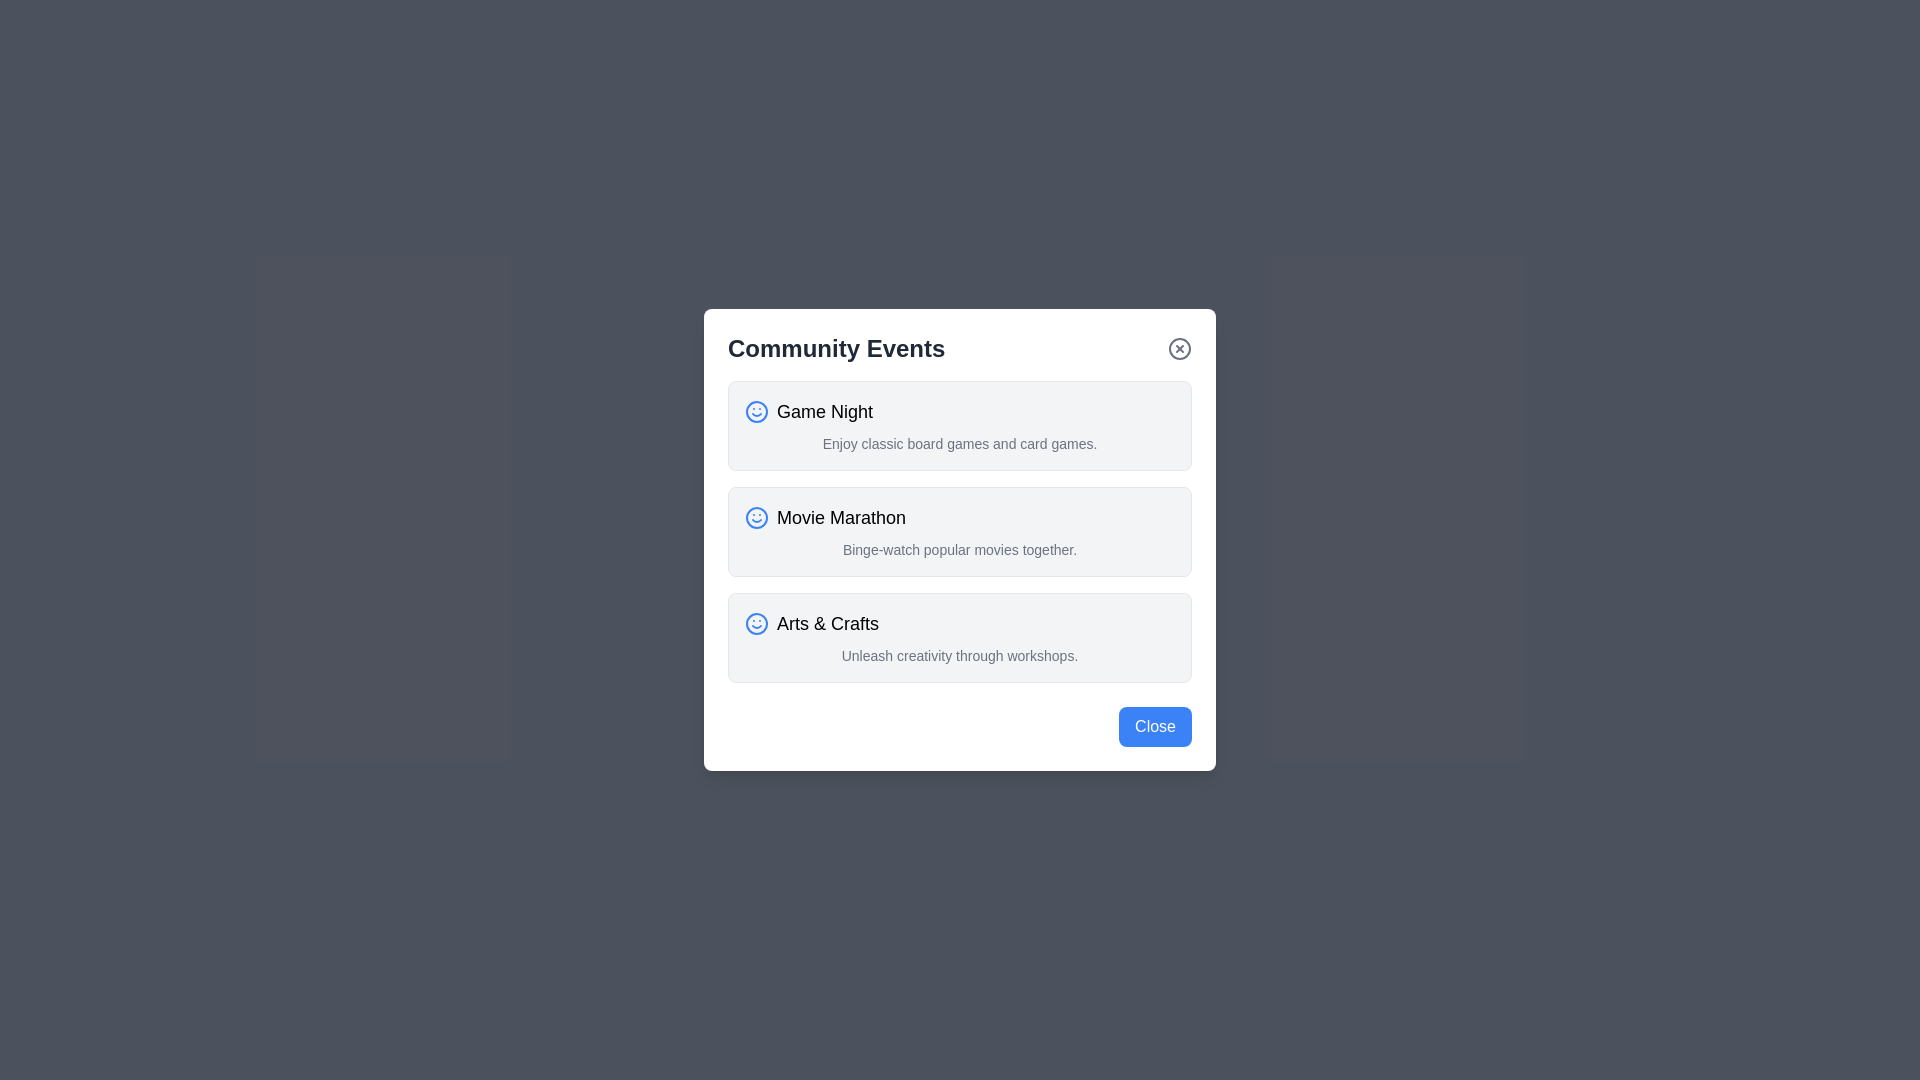  What do you see at coordinates (1180, 347) in the screenshot?
I see `the close button in the top-right corner of the dialog` at bounding box center [1180, 347].